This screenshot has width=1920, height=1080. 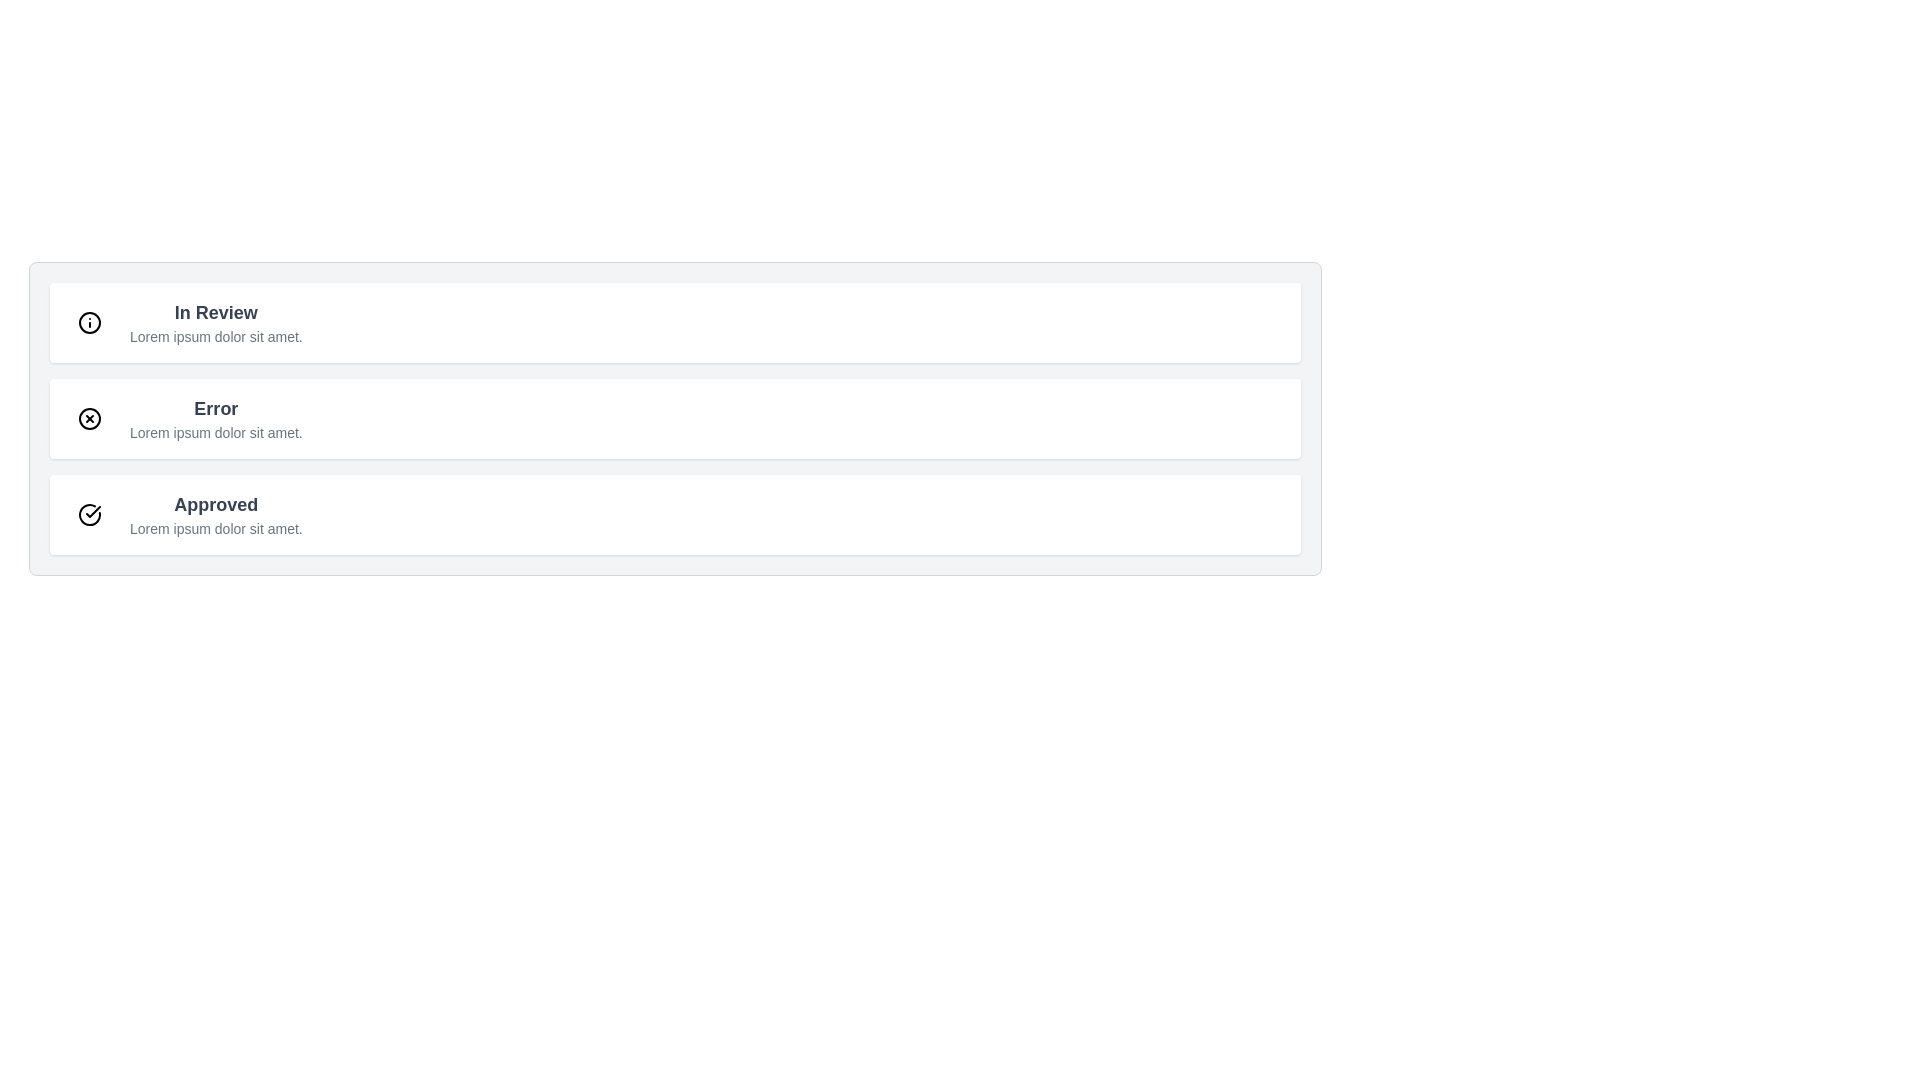 I want to click on the SVG Circle element that serves as a circular boundary for the top icon in a vertical list of status indicators, so click(x=89, y=322).